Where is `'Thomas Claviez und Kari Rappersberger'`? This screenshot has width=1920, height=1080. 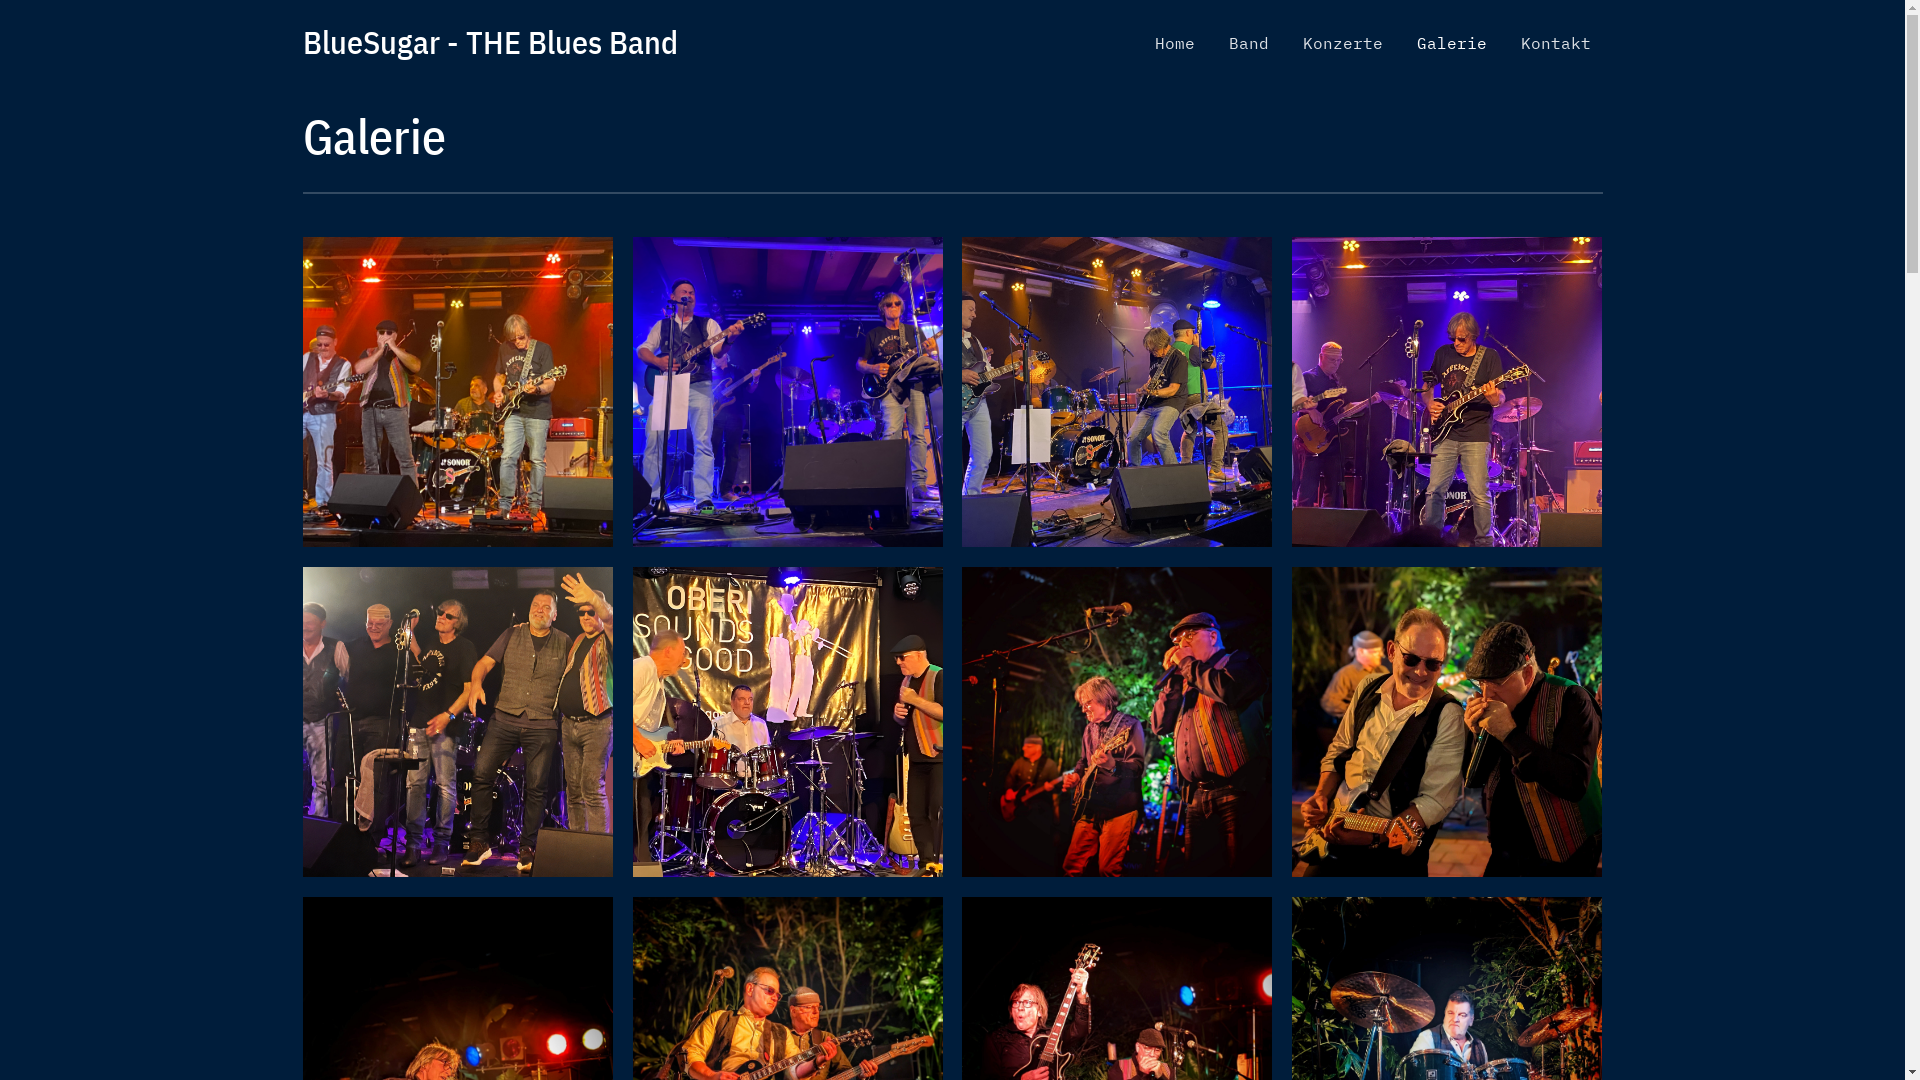 'Thomas Claviez und Kari Rappersberger' is located at coordinates (1291, 721).